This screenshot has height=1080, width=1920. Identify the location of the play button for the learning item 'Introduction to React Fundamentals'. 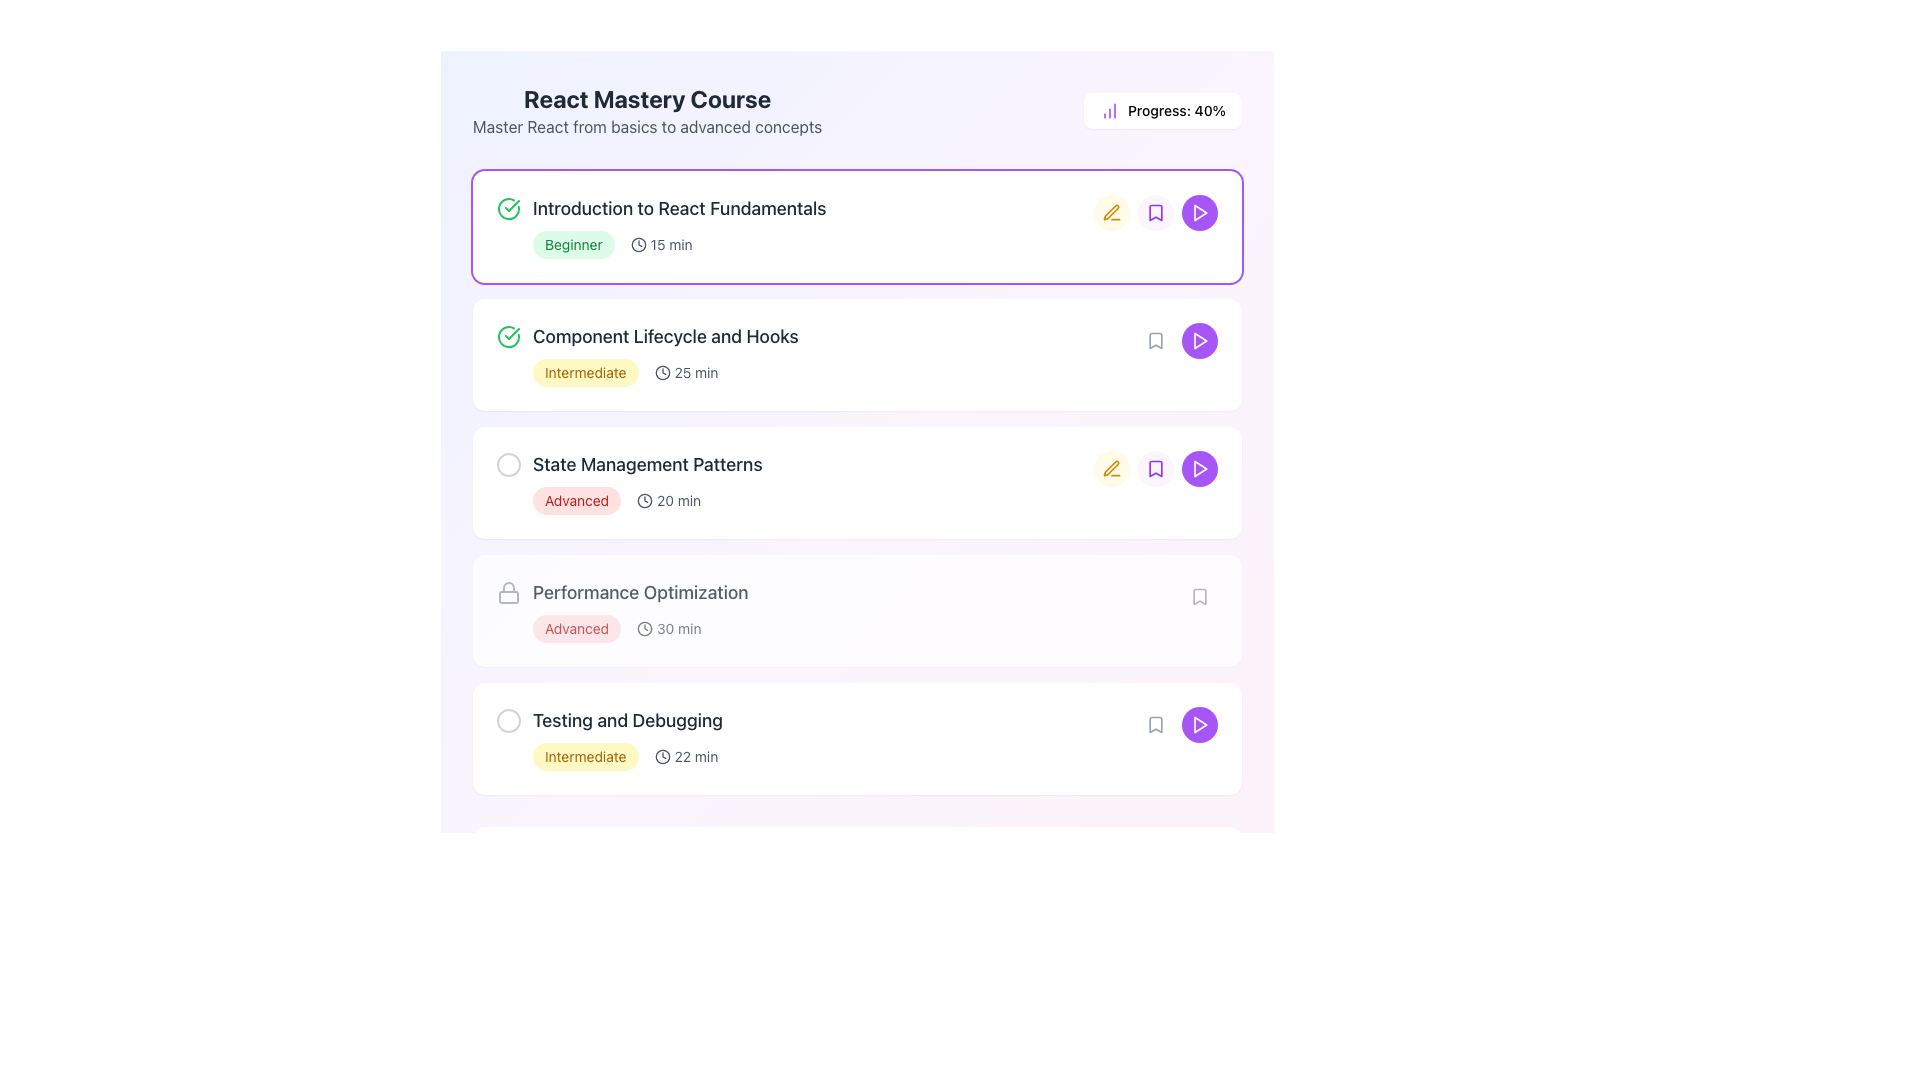
(1200, 212).